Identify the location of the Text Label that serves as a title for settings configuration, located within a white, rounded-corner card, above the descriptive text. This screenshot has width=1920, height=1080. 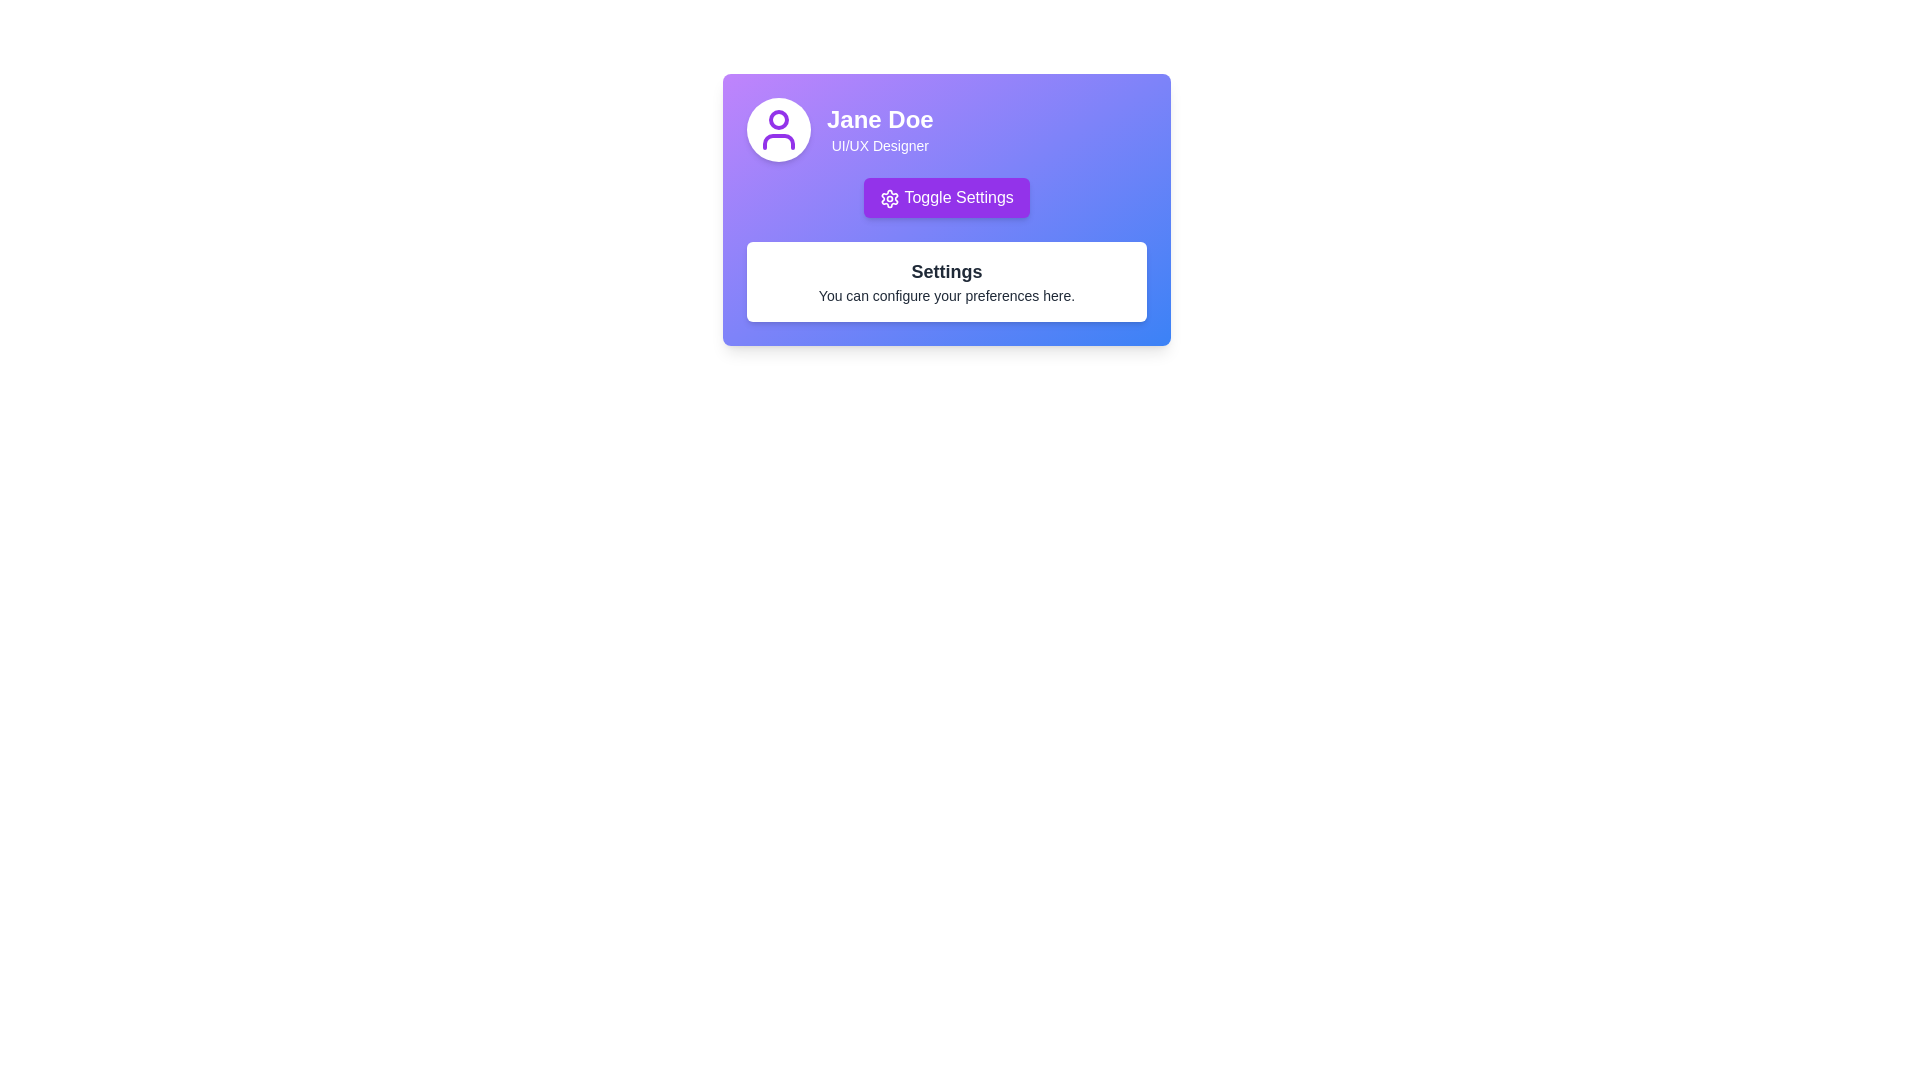
(945, 272).